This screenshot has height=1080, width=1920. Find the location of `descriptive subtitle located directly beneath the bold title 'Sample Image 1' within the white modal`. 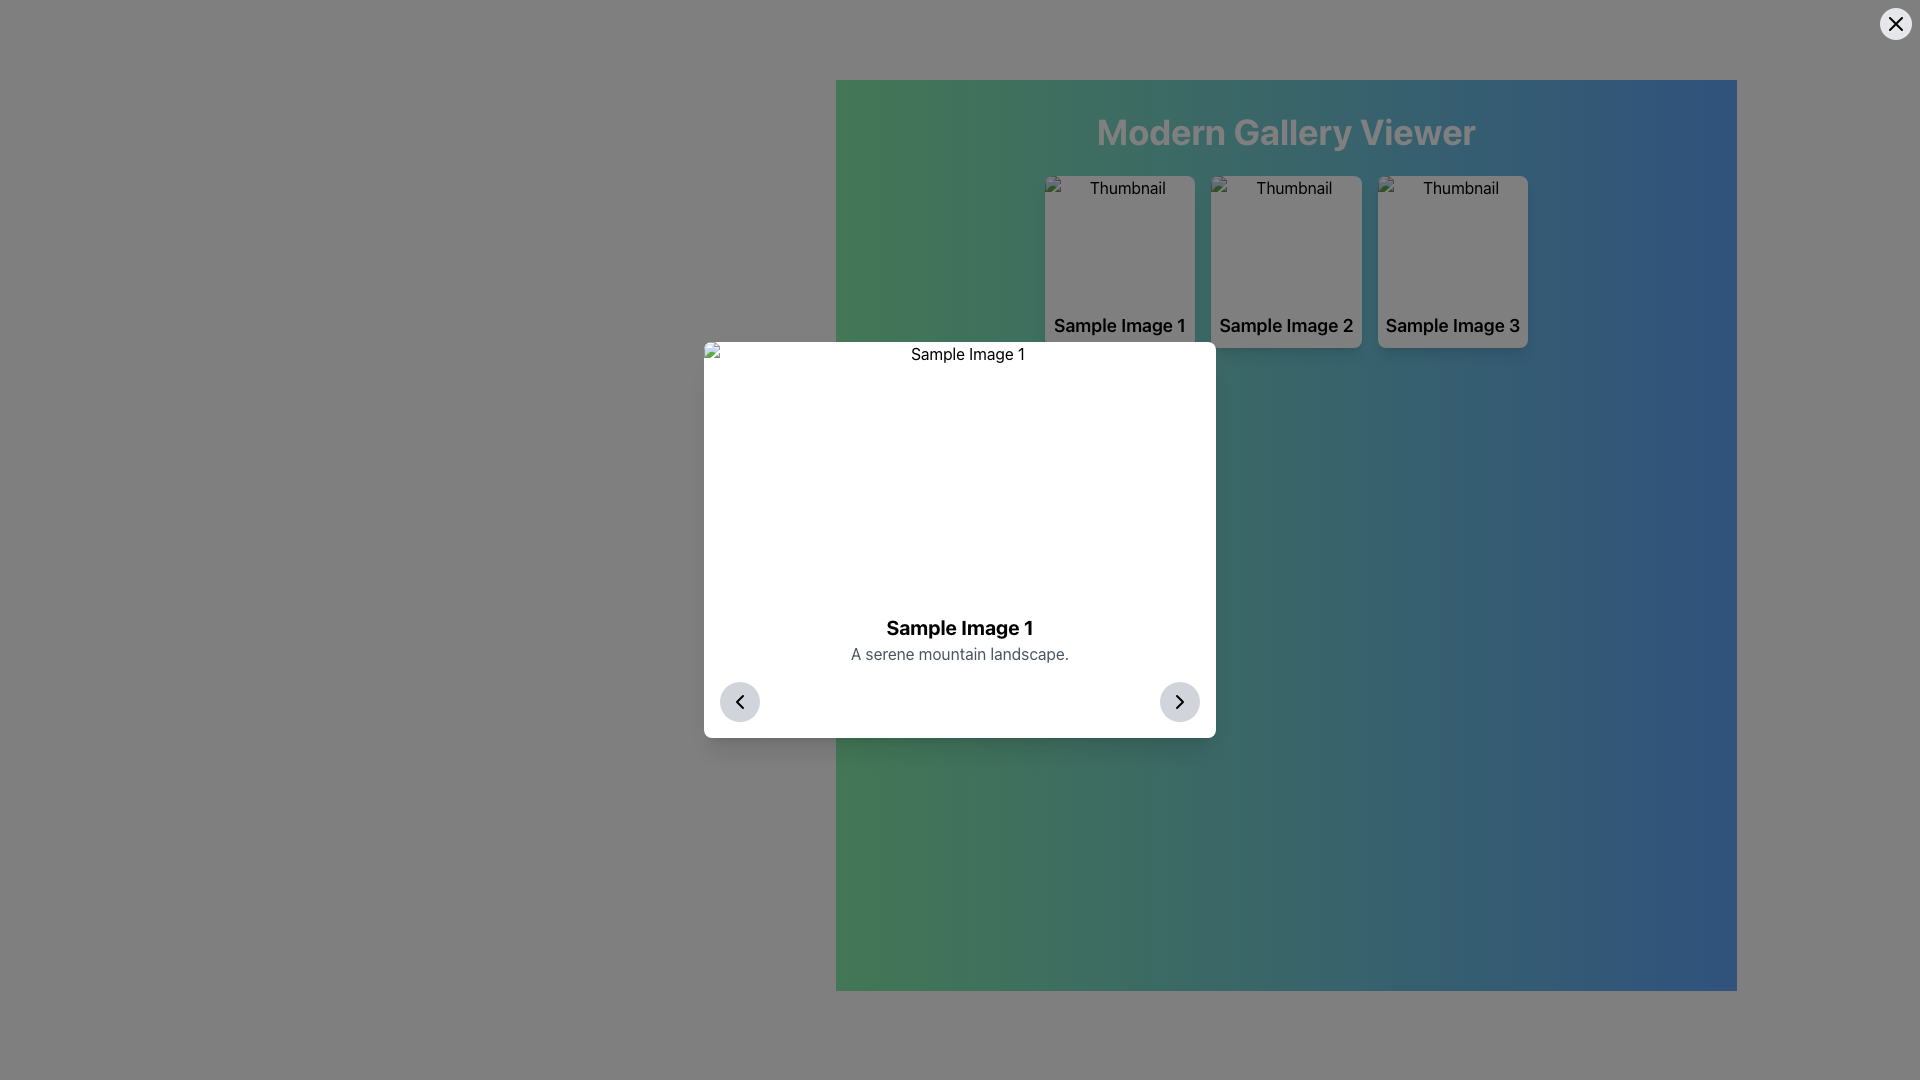

descriptive subtitle located directly beneath the bold title 'Sample Image 1' within the white modal is located at coordinates (960, 654).